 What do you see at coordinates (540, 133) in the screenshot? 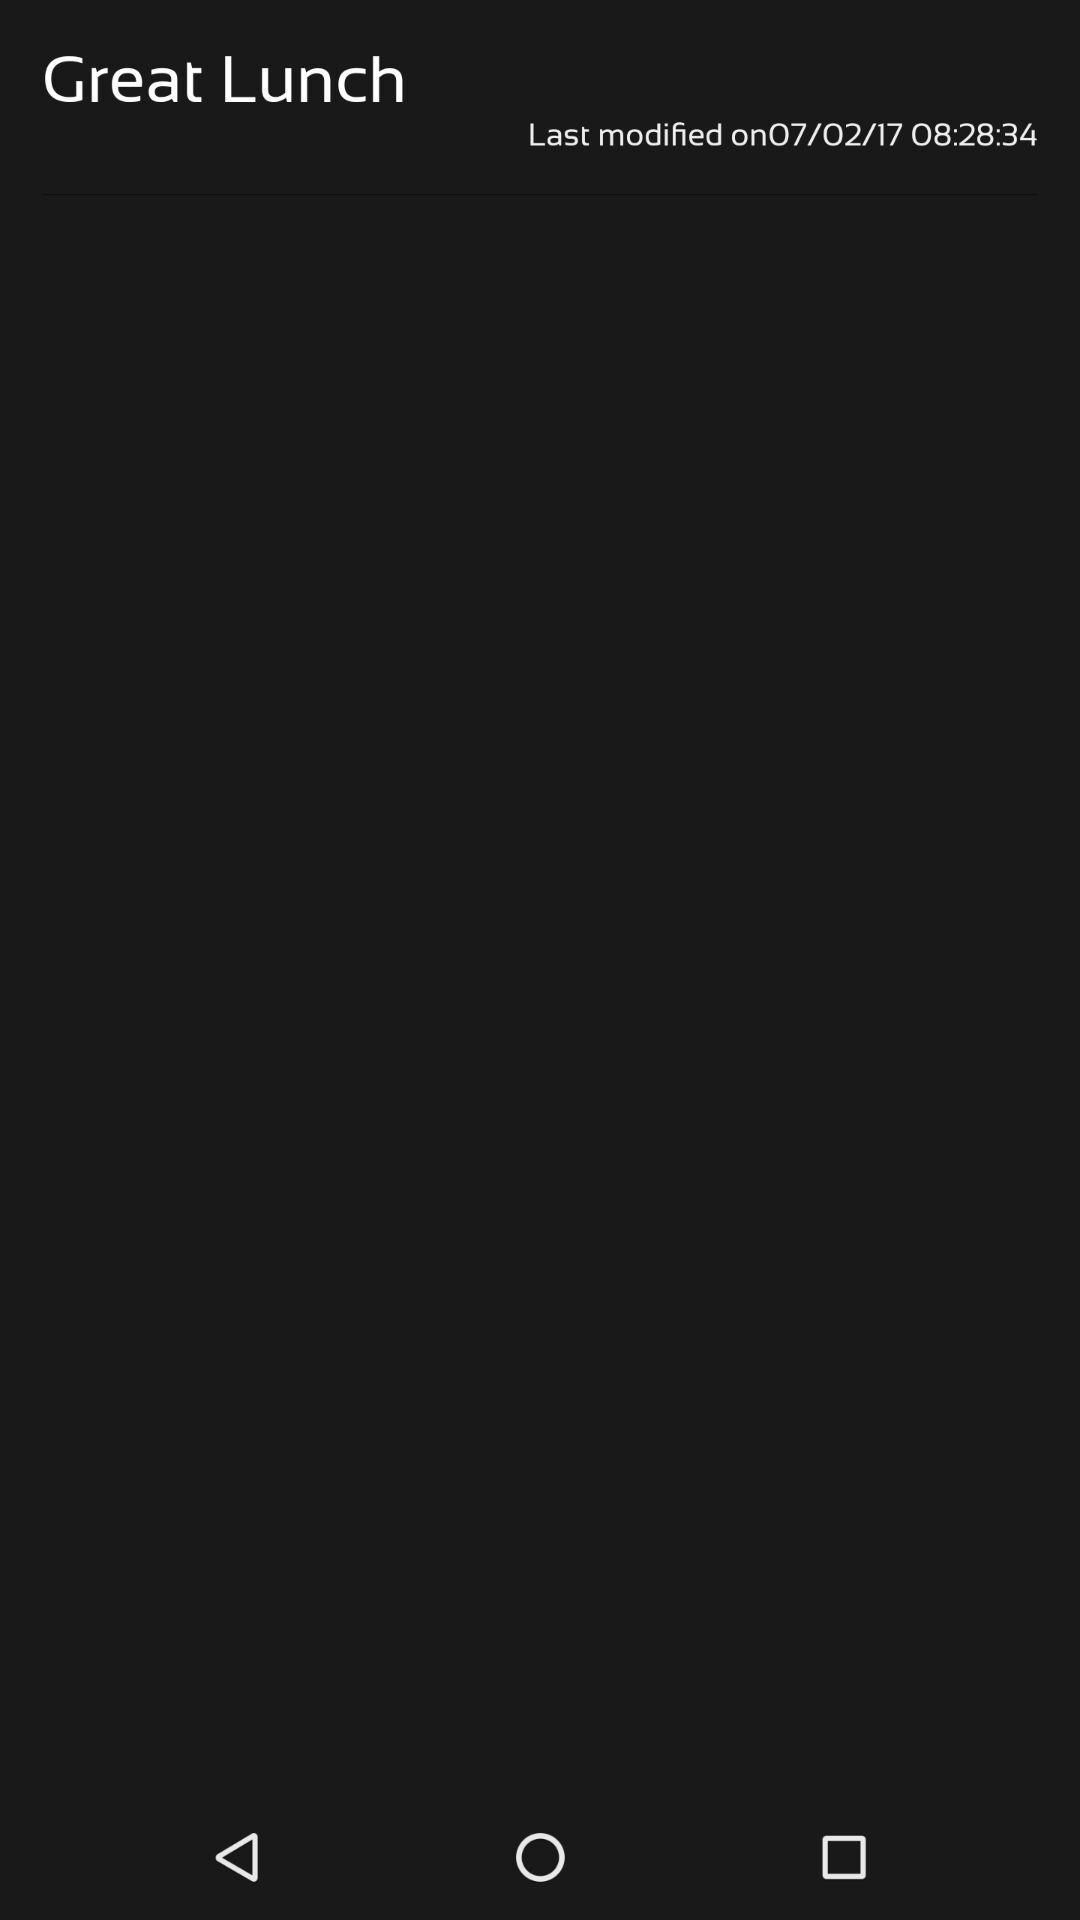
I see `the last modified on07 icon` at bounding box center [540, 133].